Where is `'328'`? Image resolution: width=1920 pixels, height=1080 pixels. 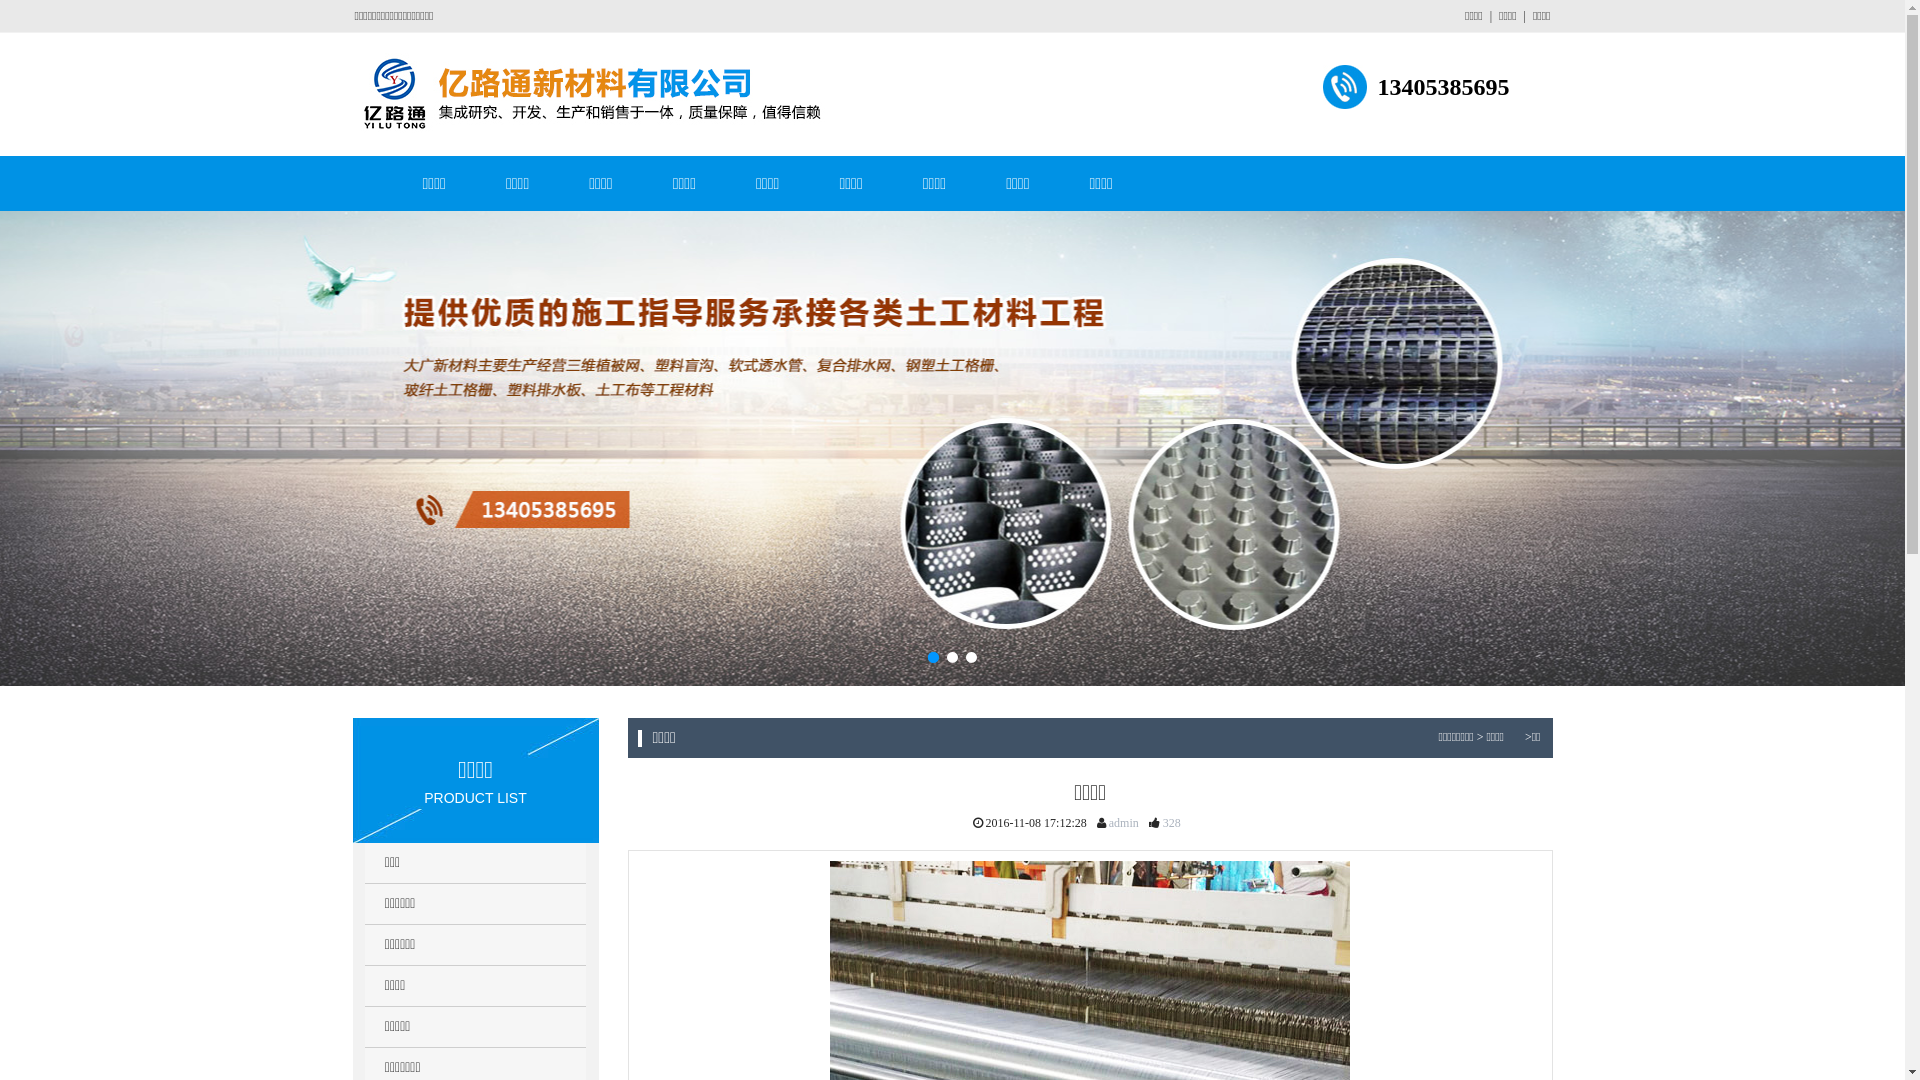 '328' is located at coordinates (1160, 822).